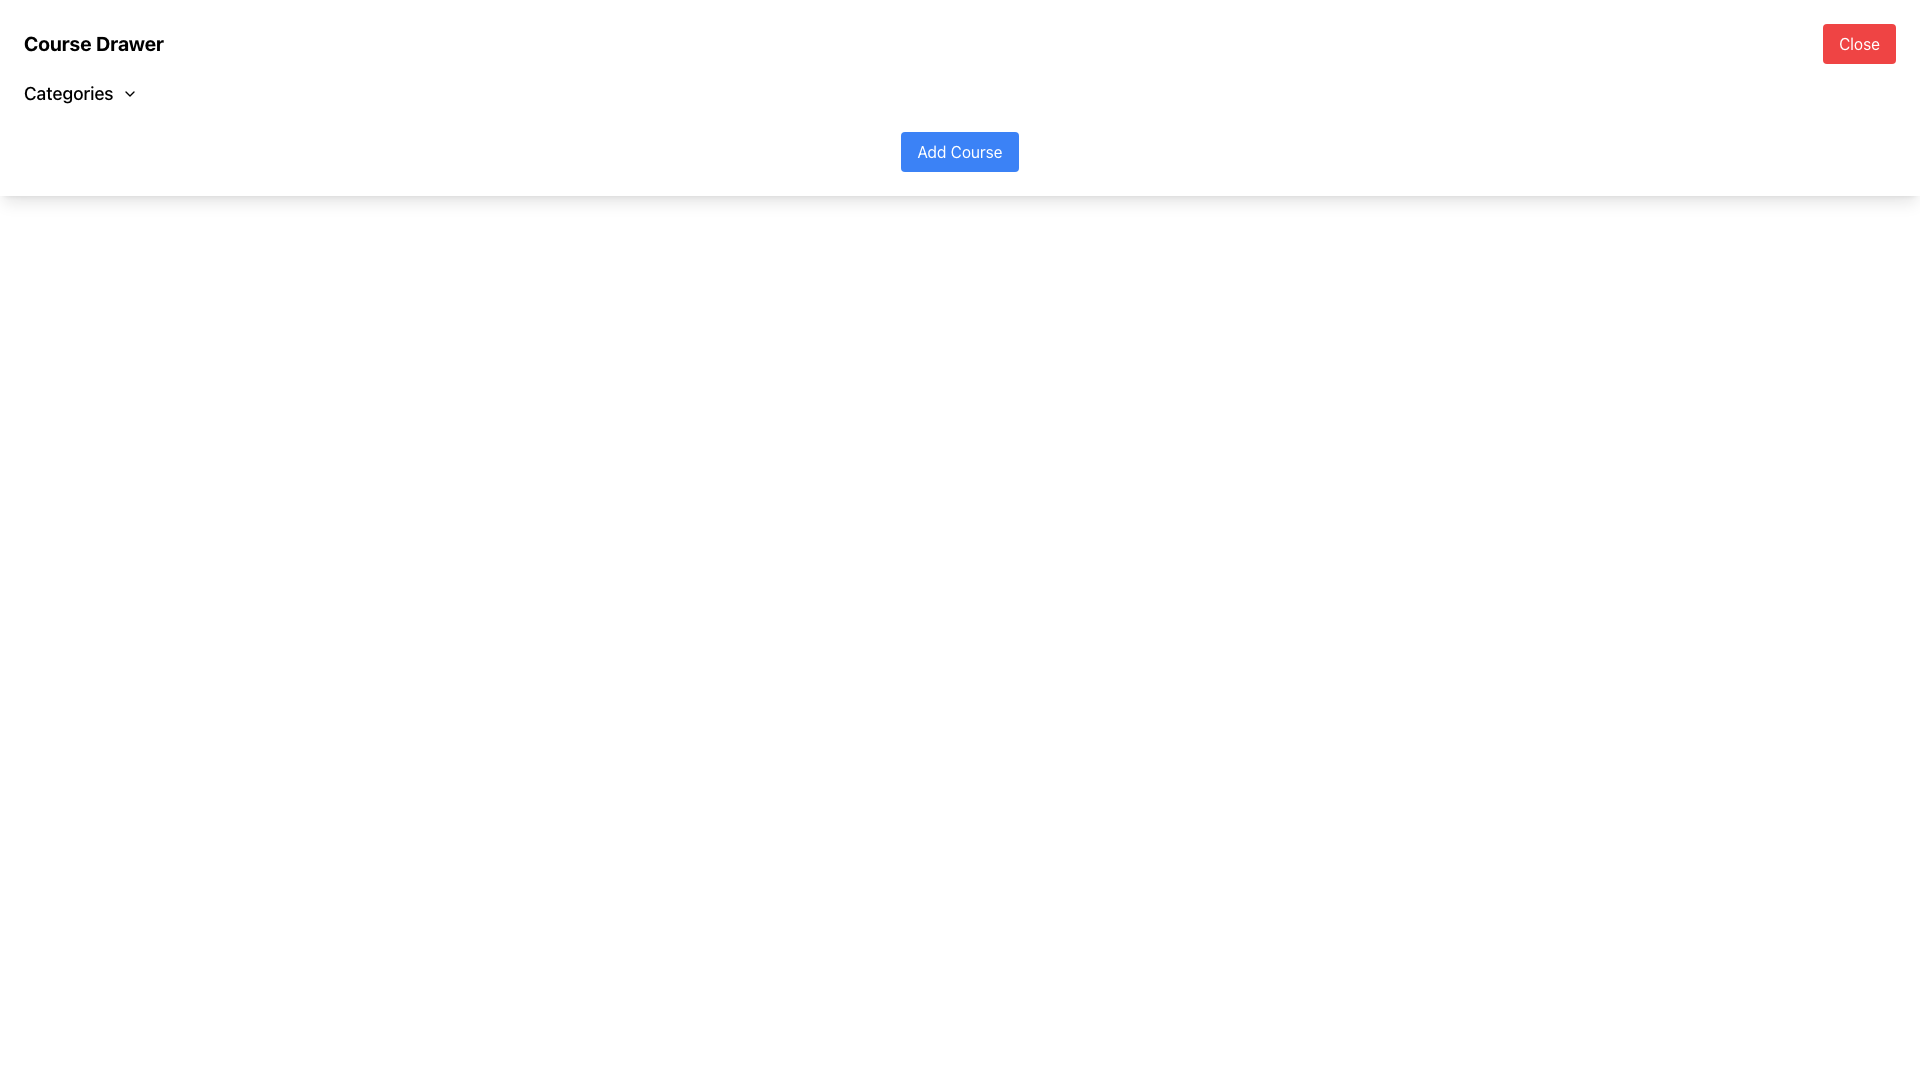 Image resolution: width=1920 pixels, height=1080 pixels. What do you see at coordinates (80, 93) in the screenshot?
I see `the Dropdown Menu Trigger located below the heading 'Course Drawer'` at bounding box center [80, 93].